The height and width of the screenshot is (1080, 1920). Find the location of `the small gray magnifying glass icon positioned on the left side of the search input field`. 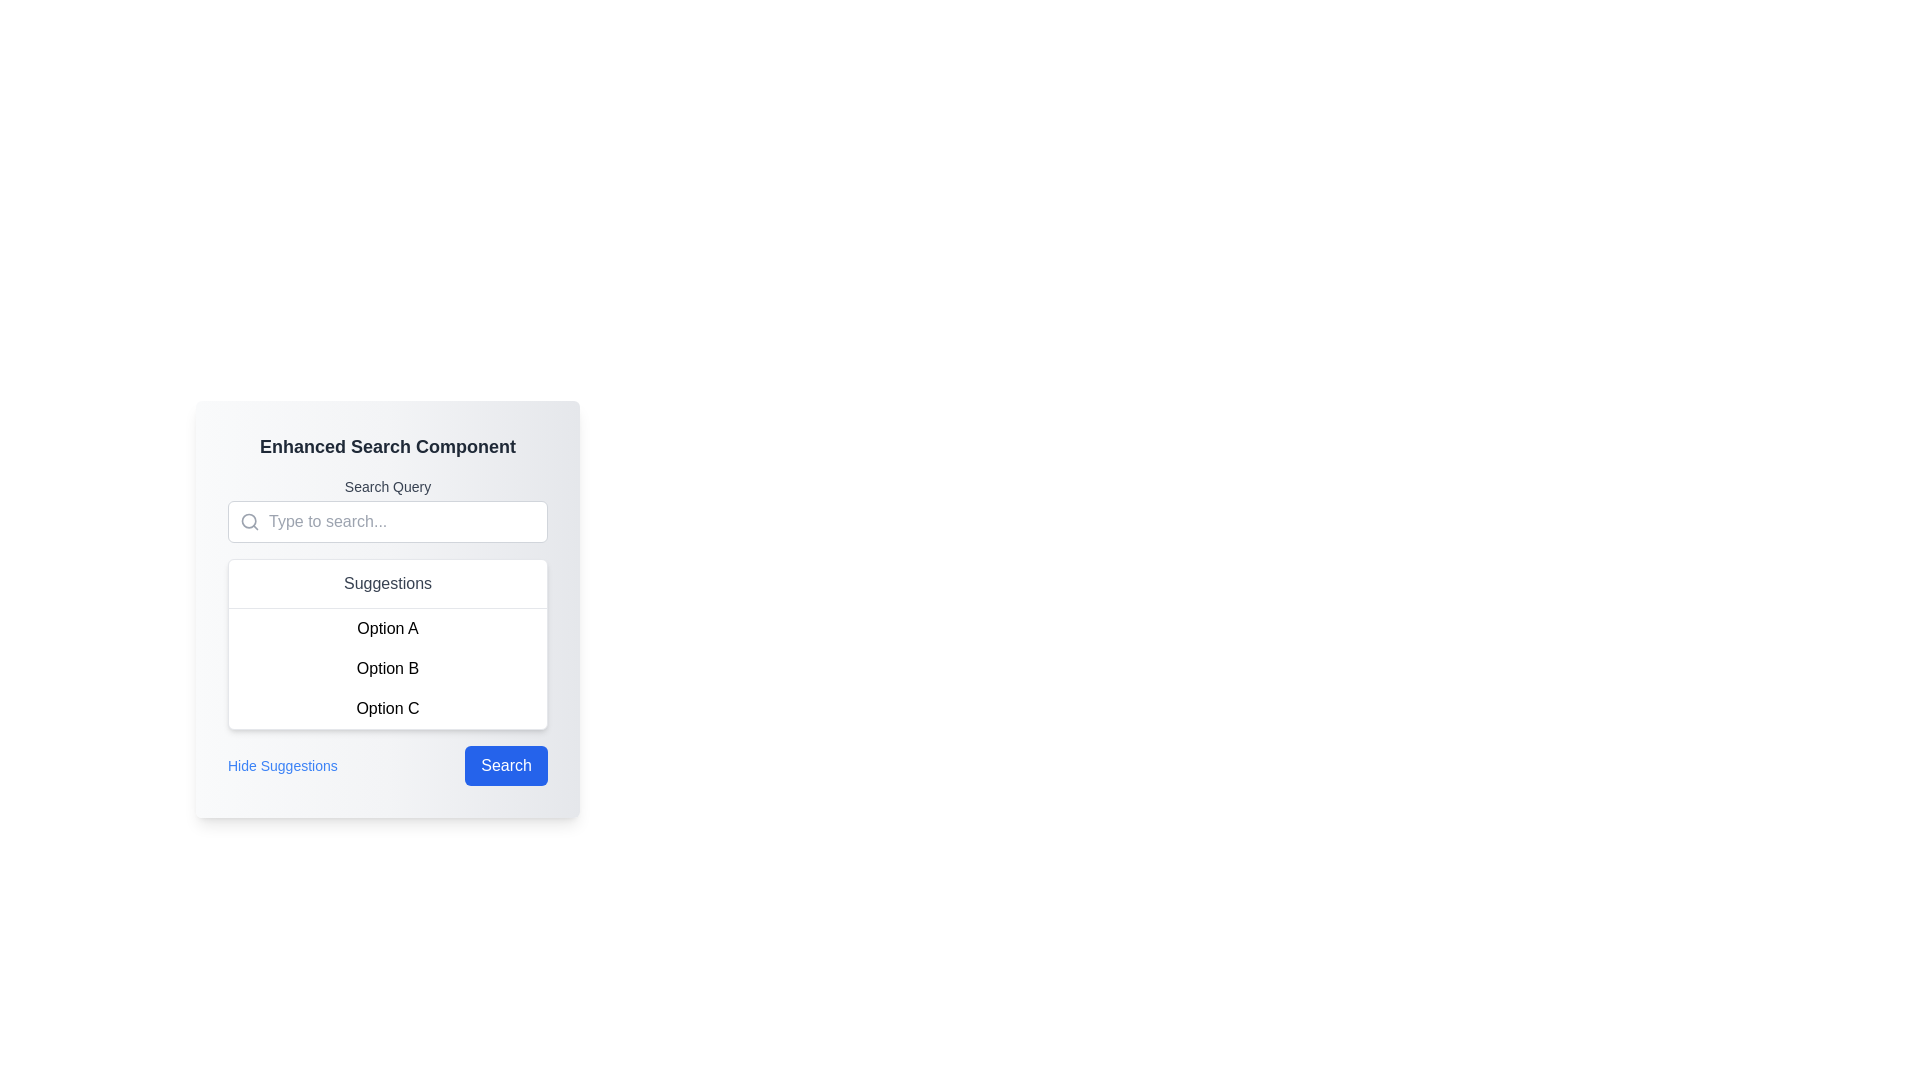

the small gray magnifying glass icon positioned on the left side of the search input field is located at coordinates (243, 520).